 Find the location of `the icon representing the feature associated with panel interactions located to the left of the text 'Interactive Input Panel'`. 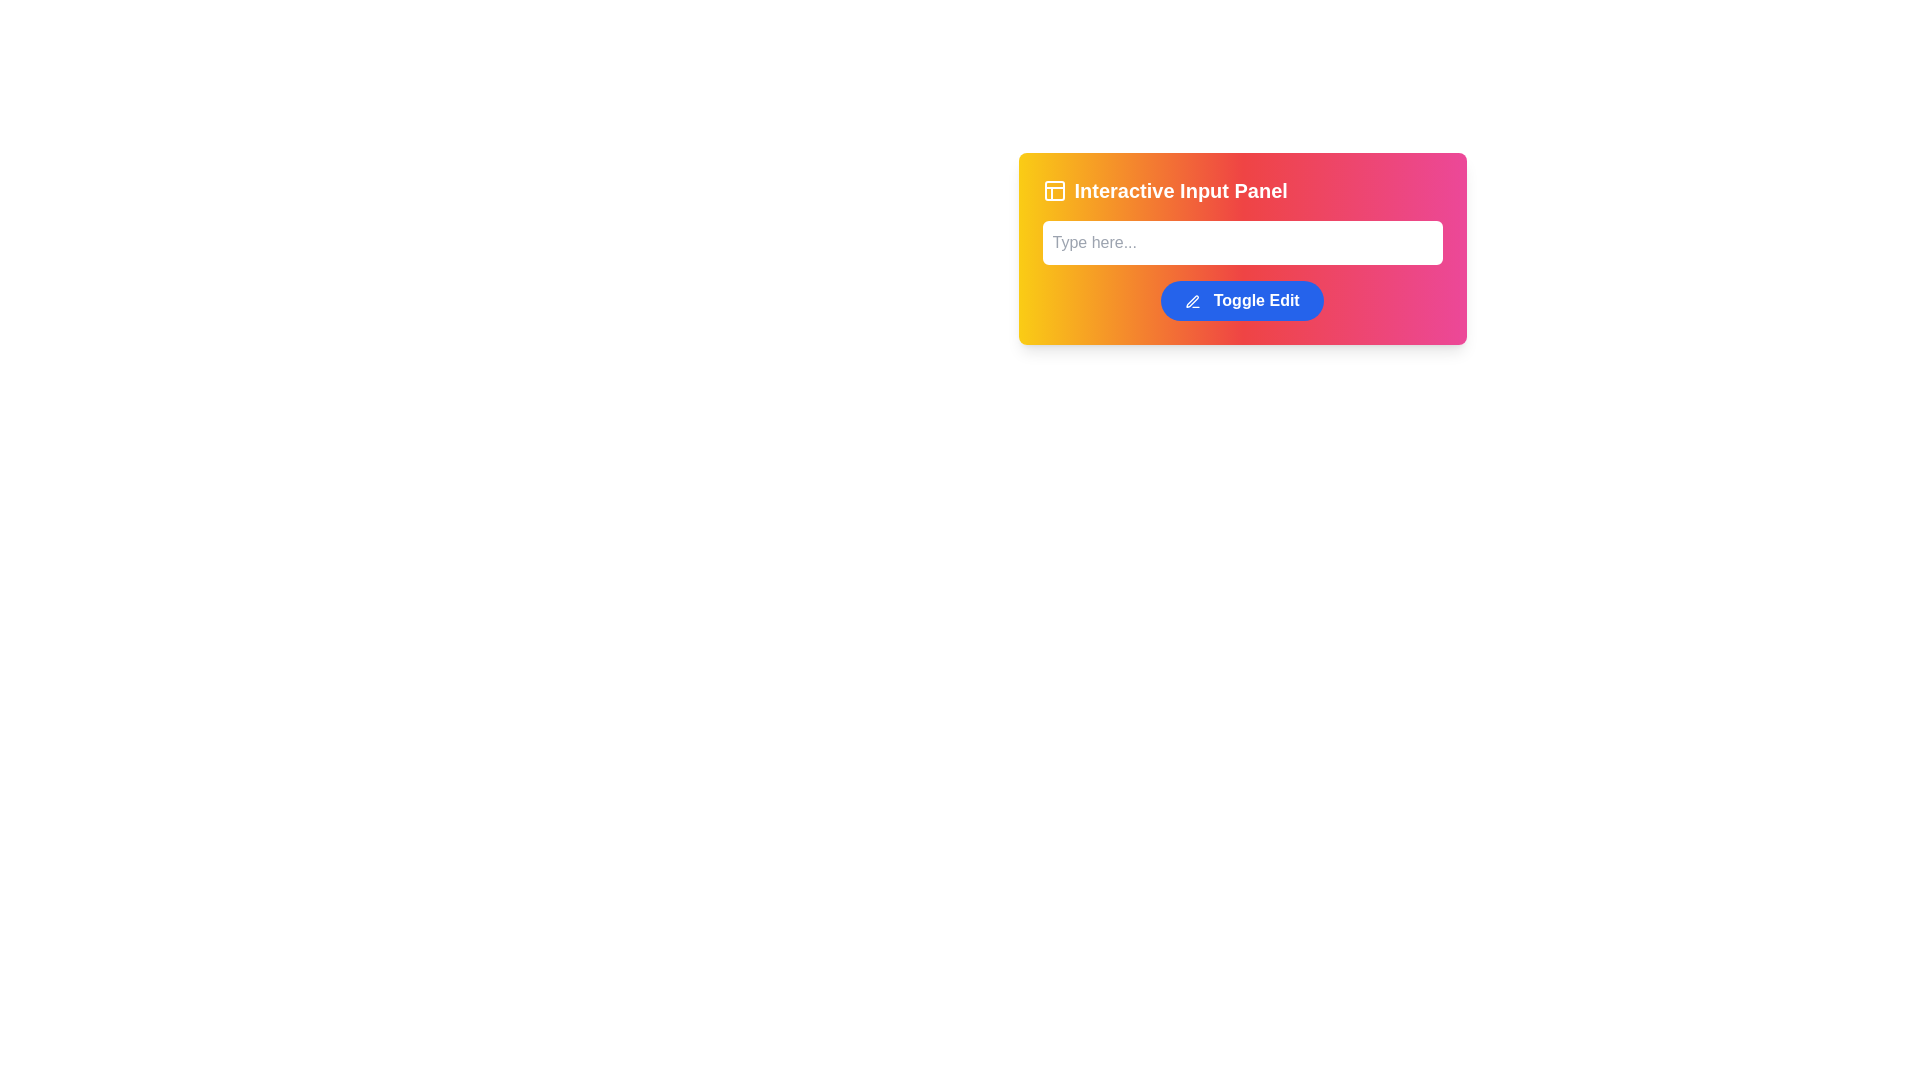

the icon representing the feature associated with panel interactions located to the left of the text 'Interactive Input Panel' is located at coordinates (1053, 191).